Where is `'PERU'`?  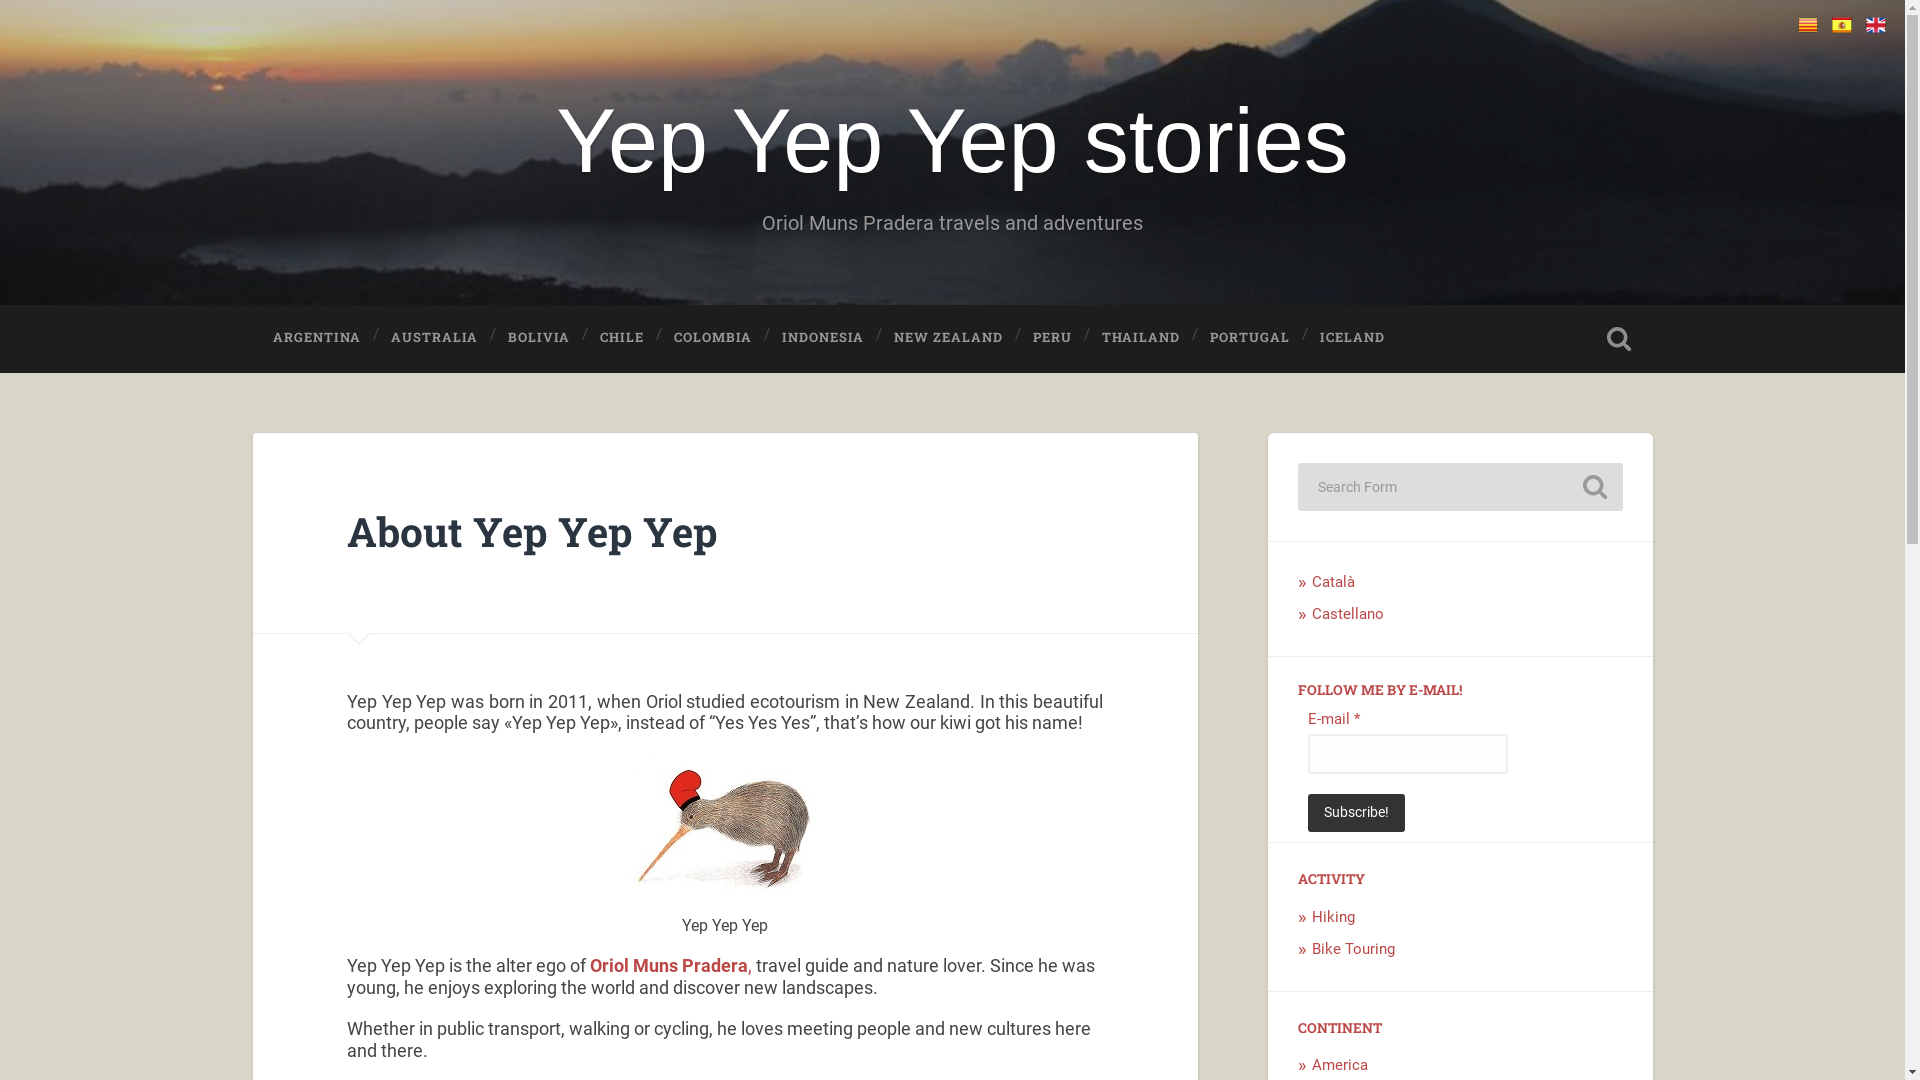 'PERU' is located at coordinates (1012, 336).